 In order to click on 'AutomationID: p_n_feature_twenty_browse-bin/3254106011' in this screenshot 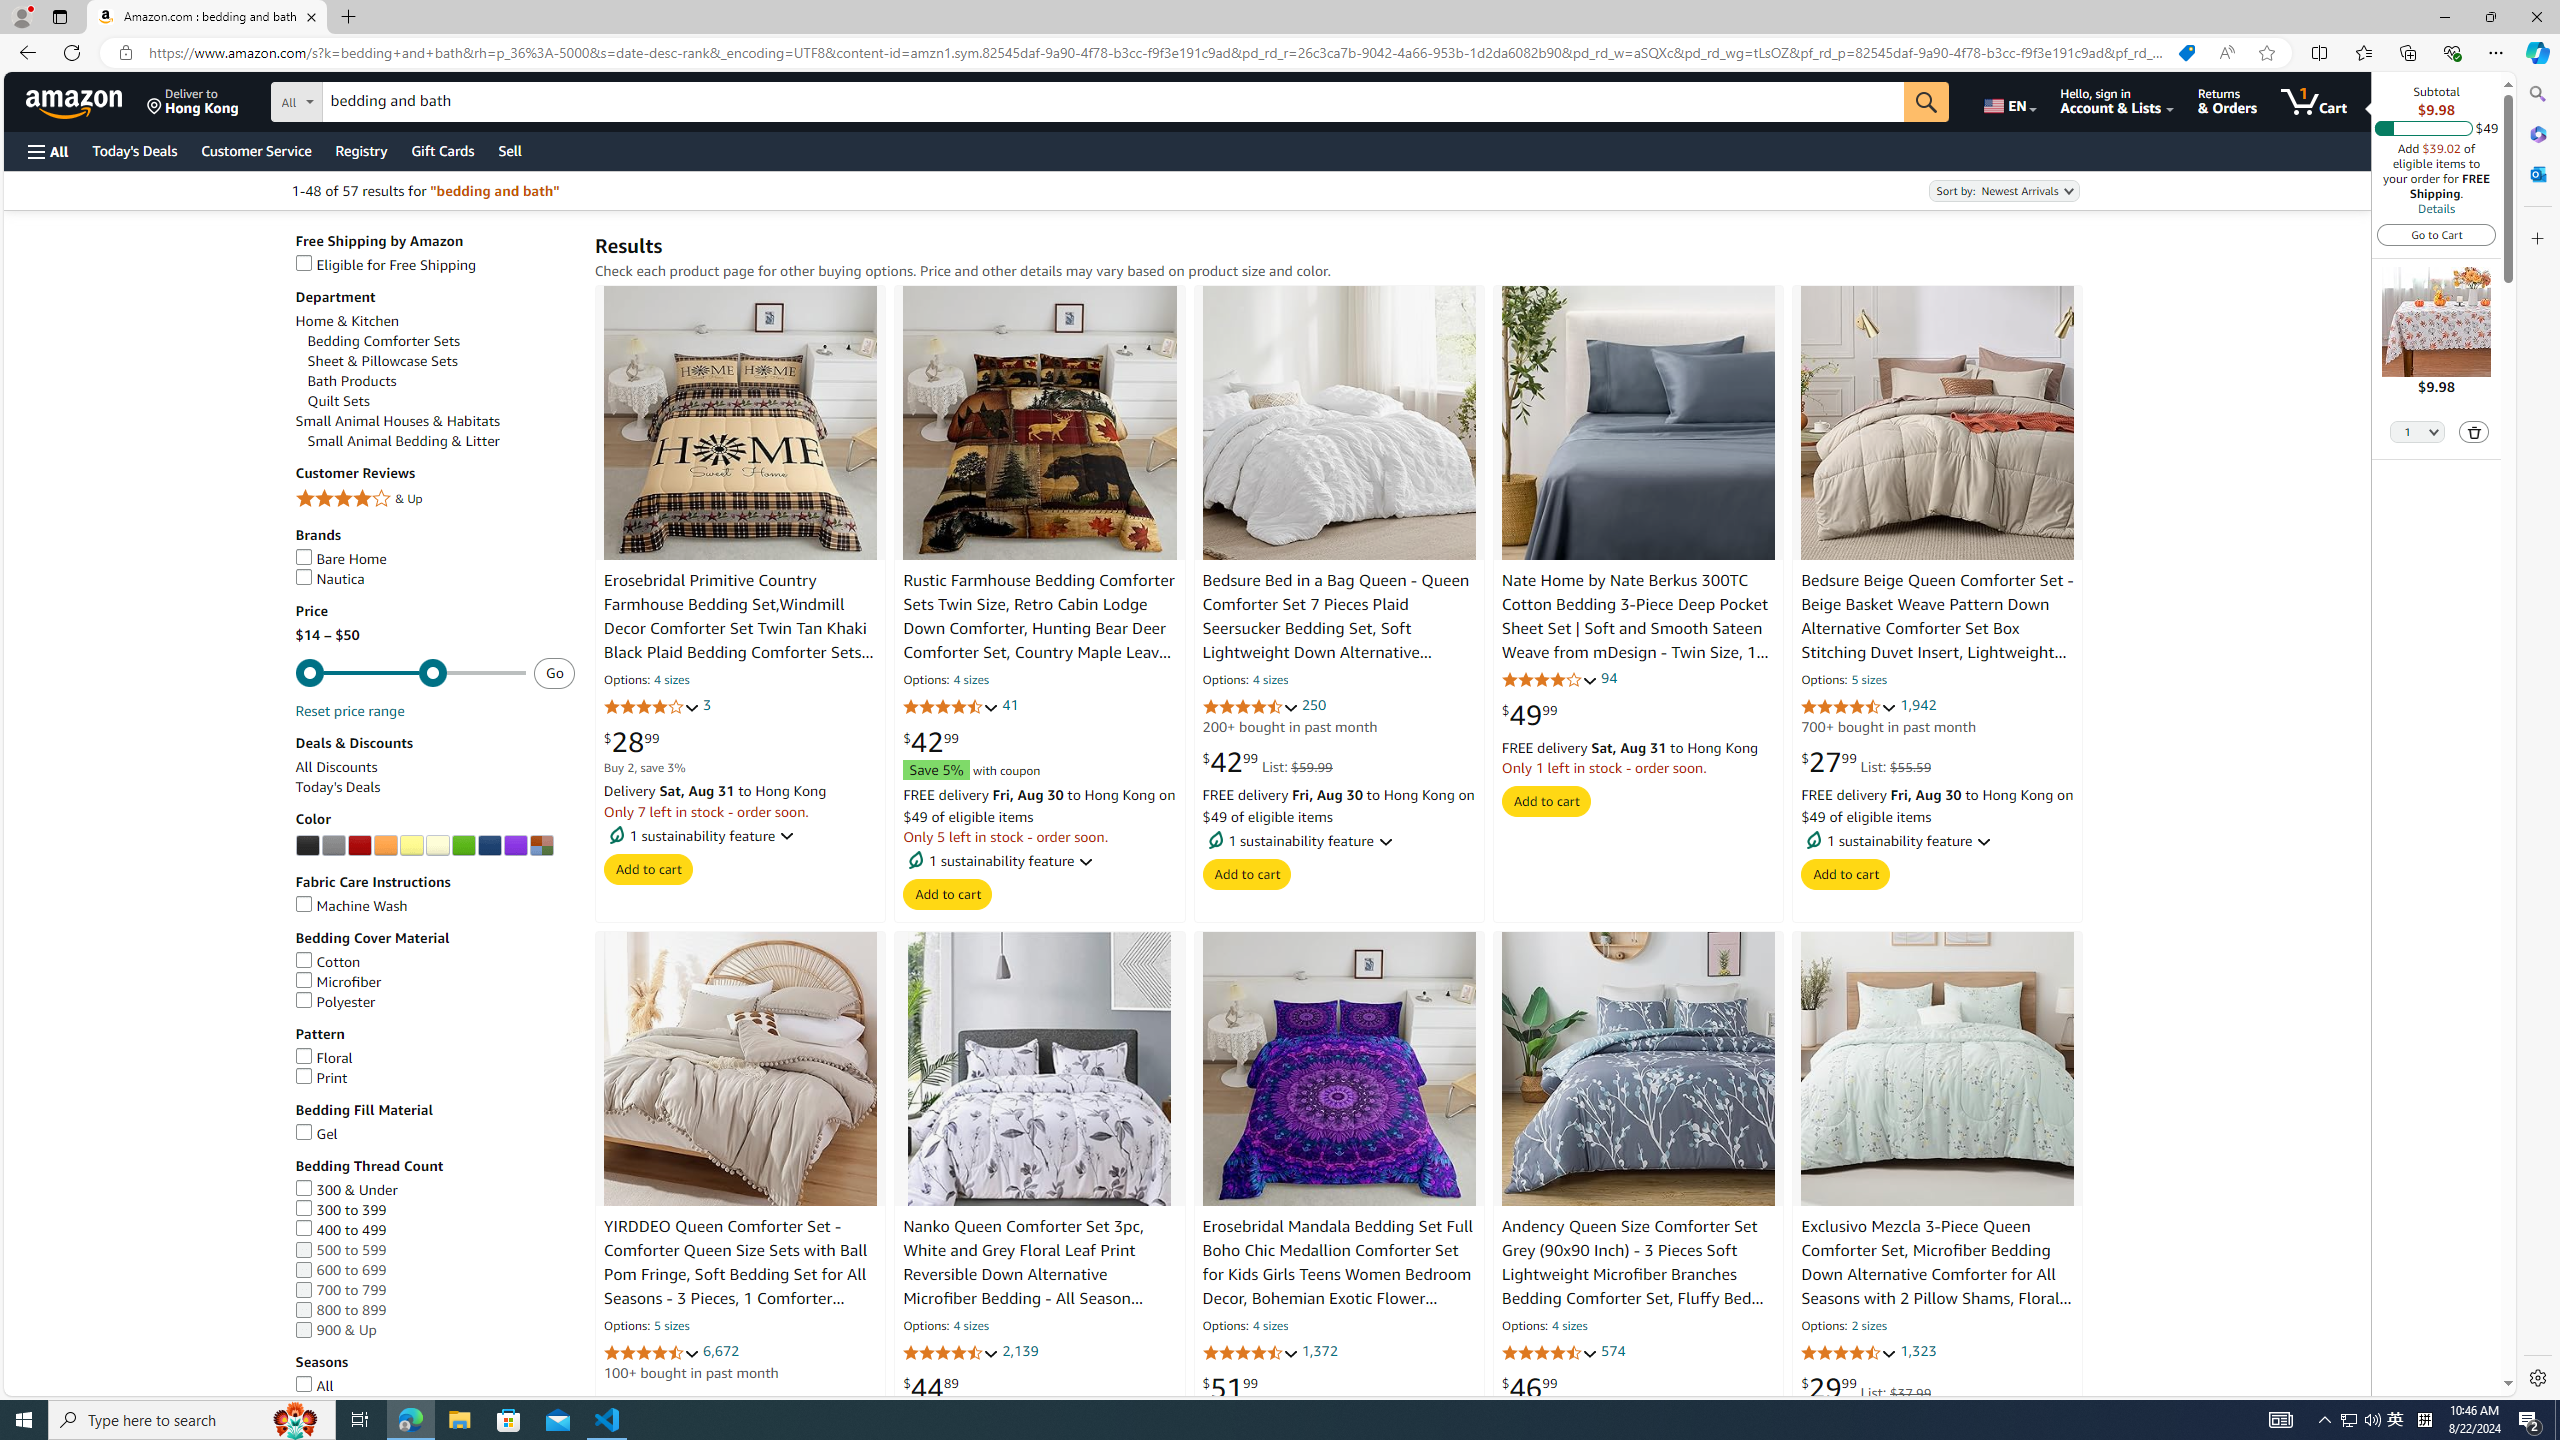, I will do `click(411, 846)`.